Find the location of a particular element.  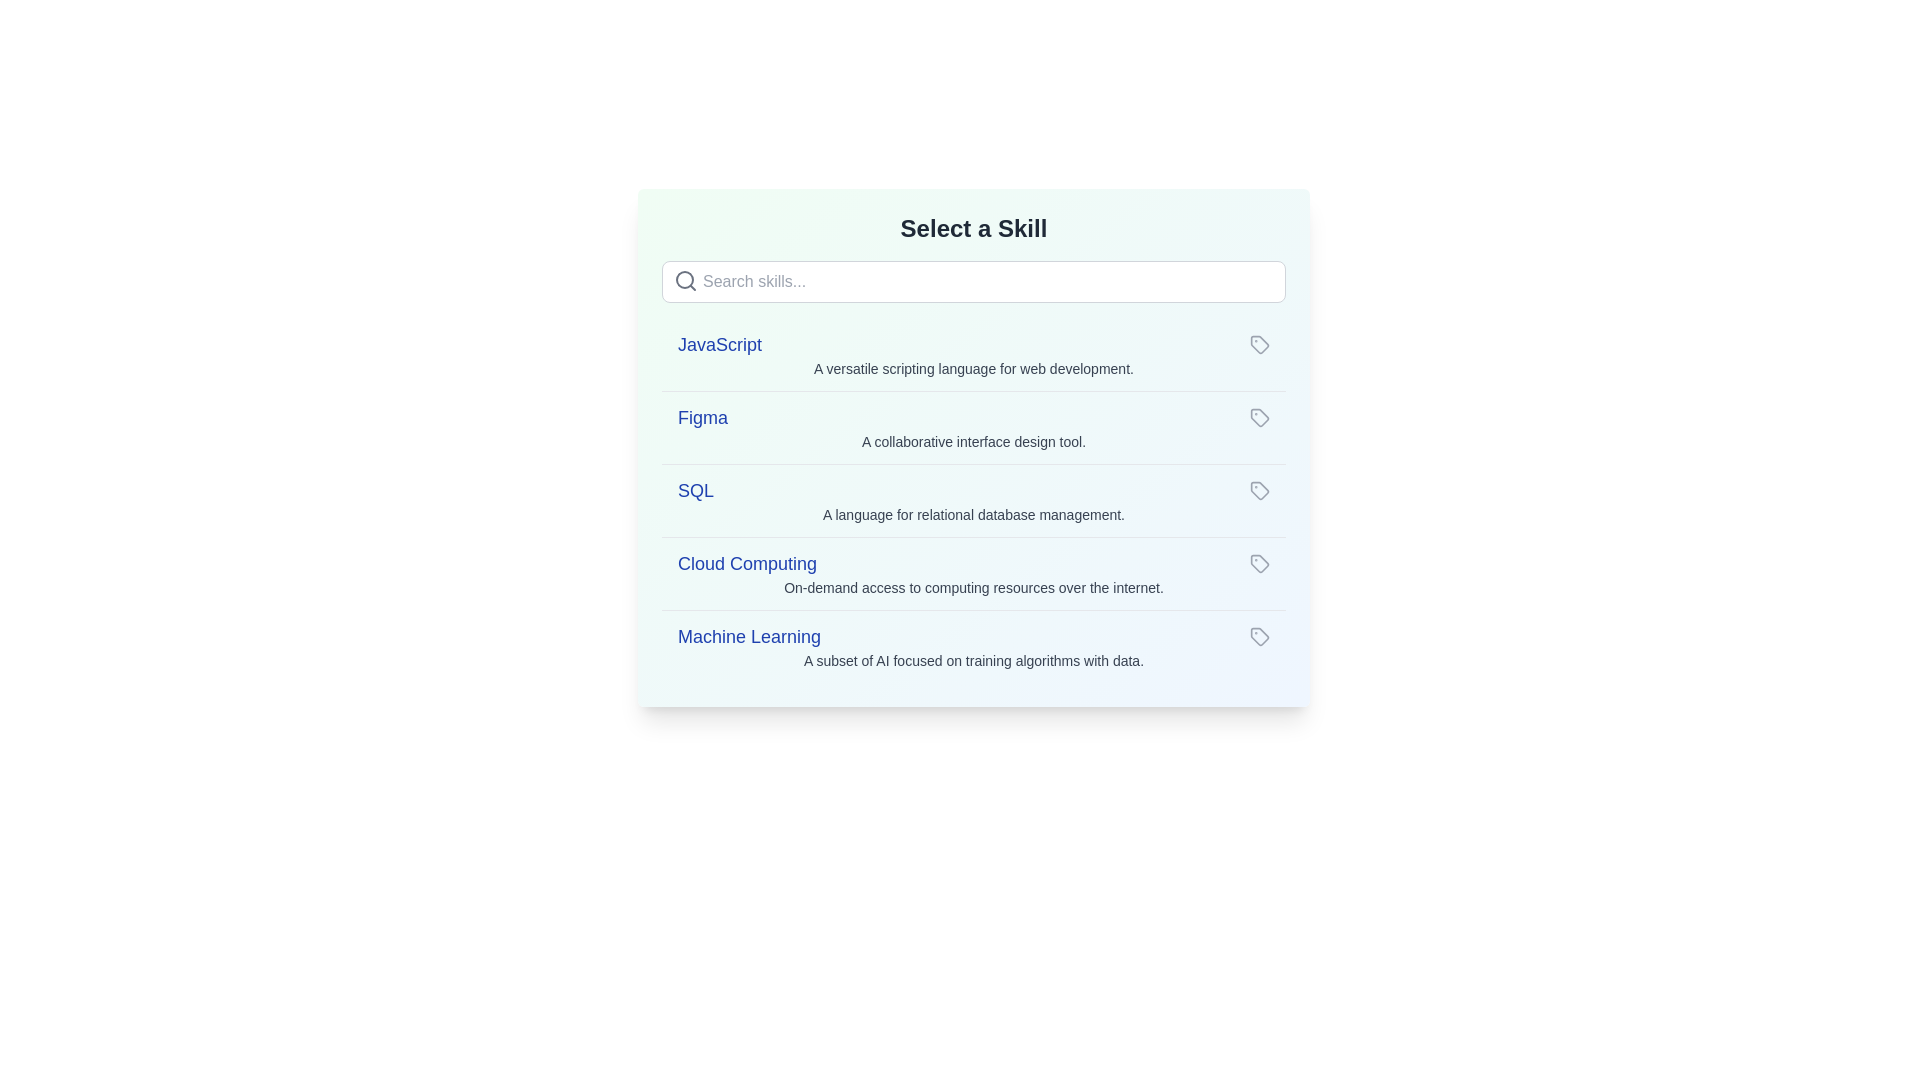

the small graphical tag-shaped icon located next to the 'Figma' text option in the list of skills is located at coordinates (1258, 416).